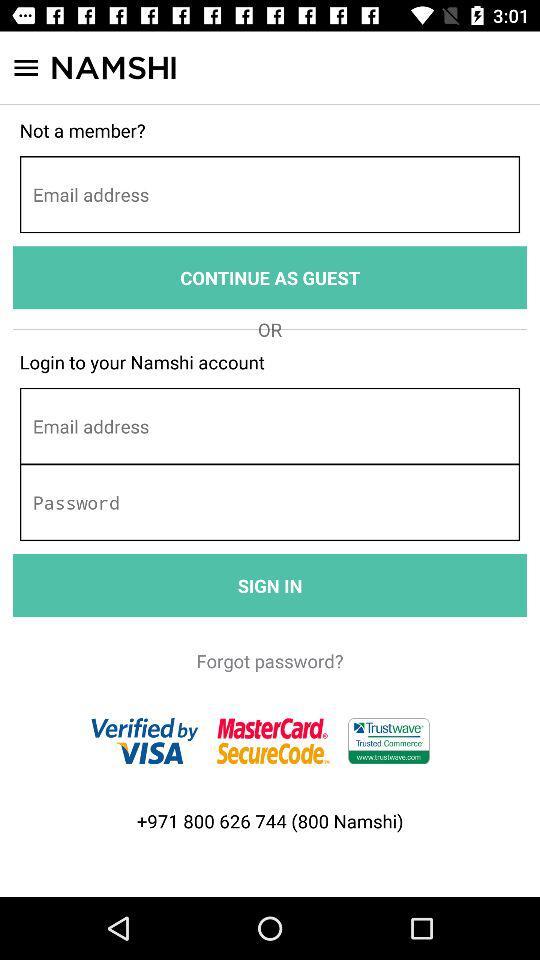  What do you see at coordinates (270, 585) in the screenshot?
I see `the sign in item` at bounding box center [270, 585].